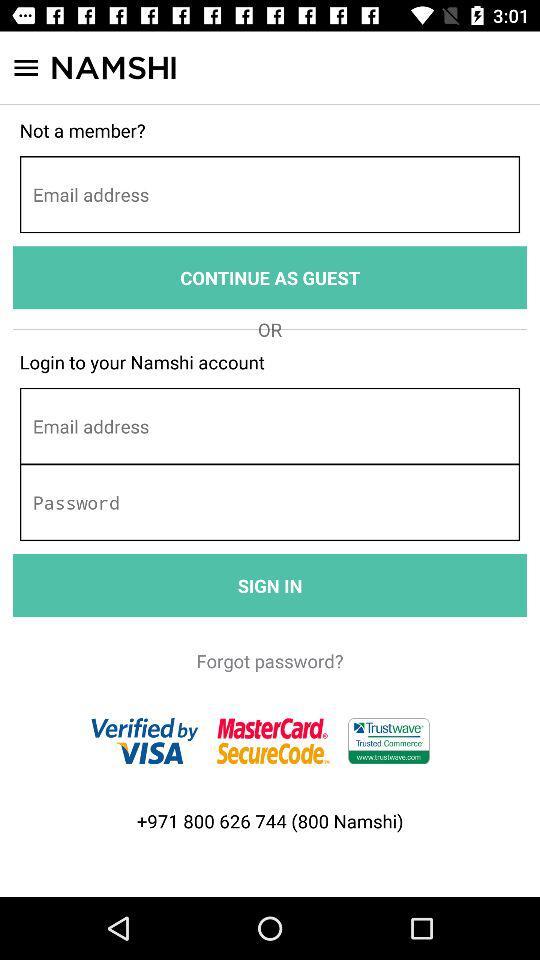  What do you see at coordinates (270, 585) in the screenshot?
I see `the sign in item` at bounding box center [270, 585].